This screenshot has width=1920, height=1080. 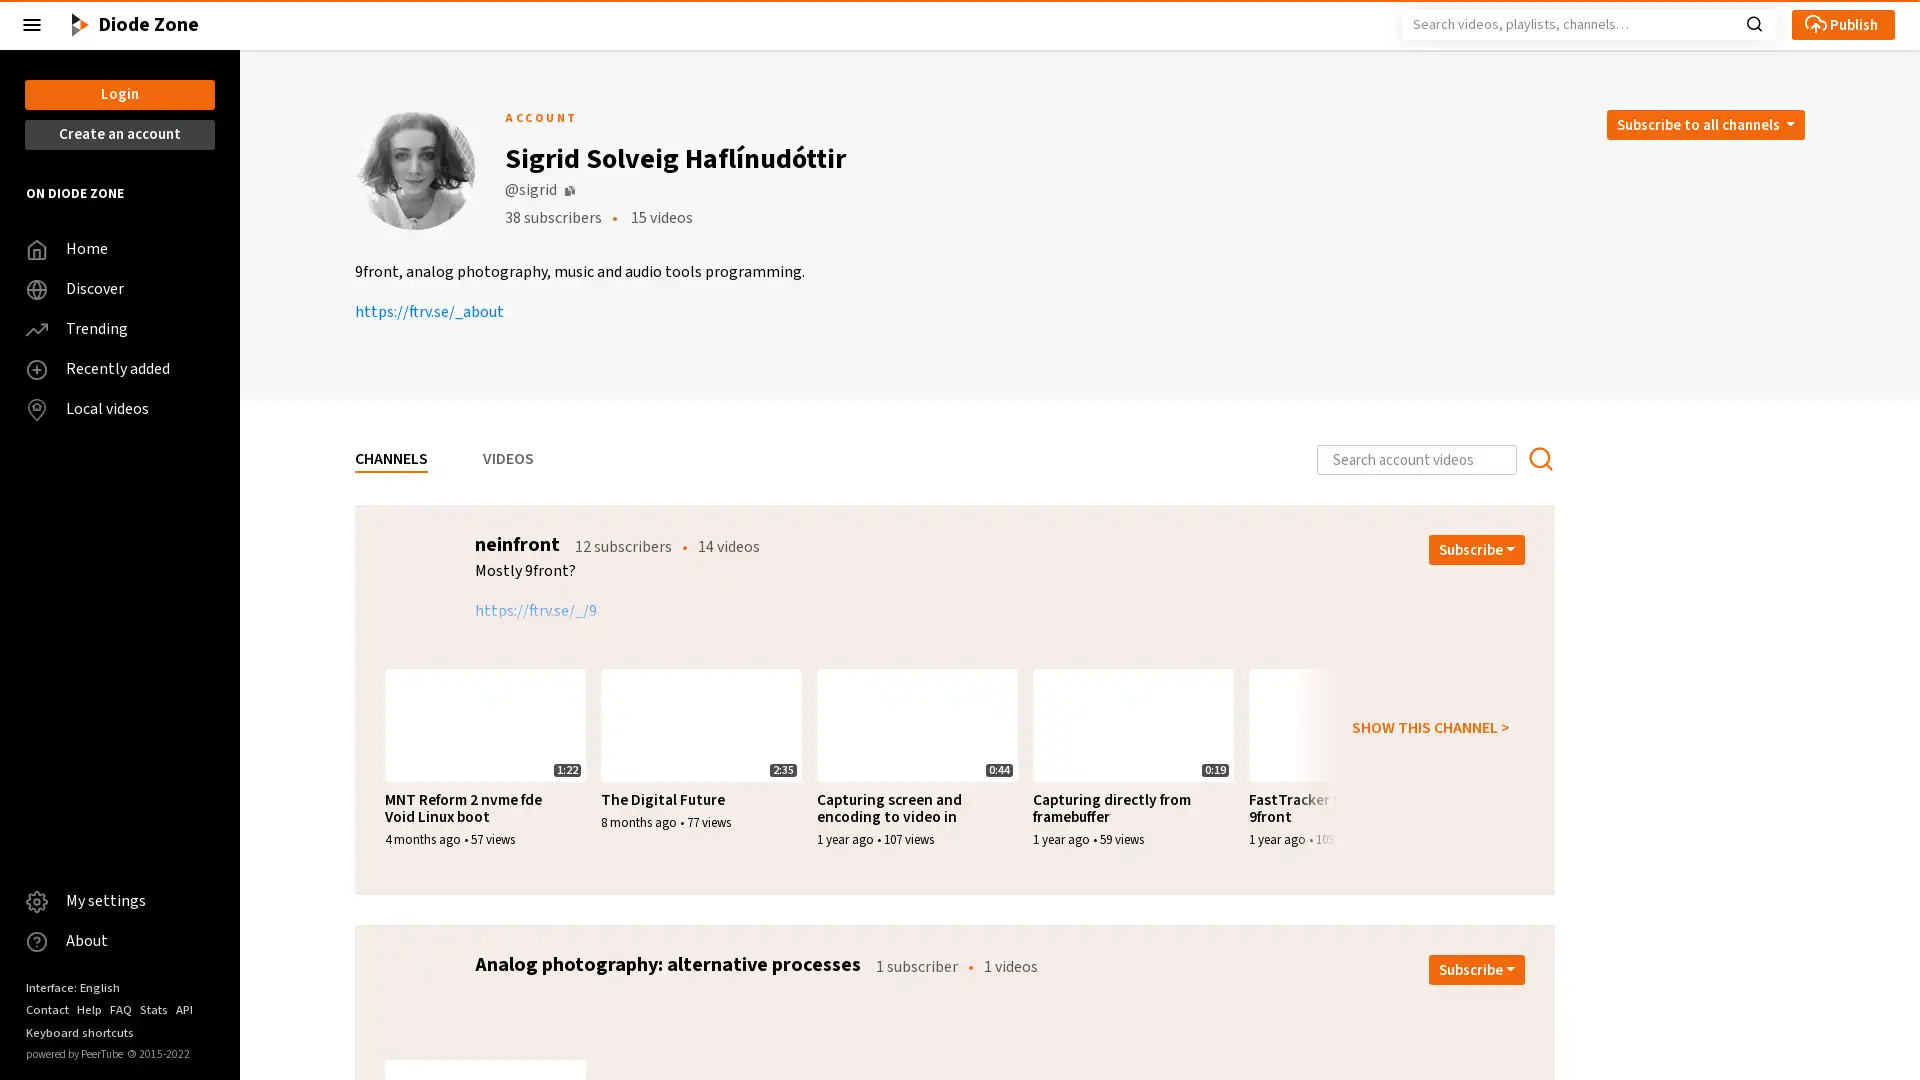 What do you see at coordinates (1477, 550) in the screenshot?
I see `Open subscription dropdown` at bounding box center [1477, 550].